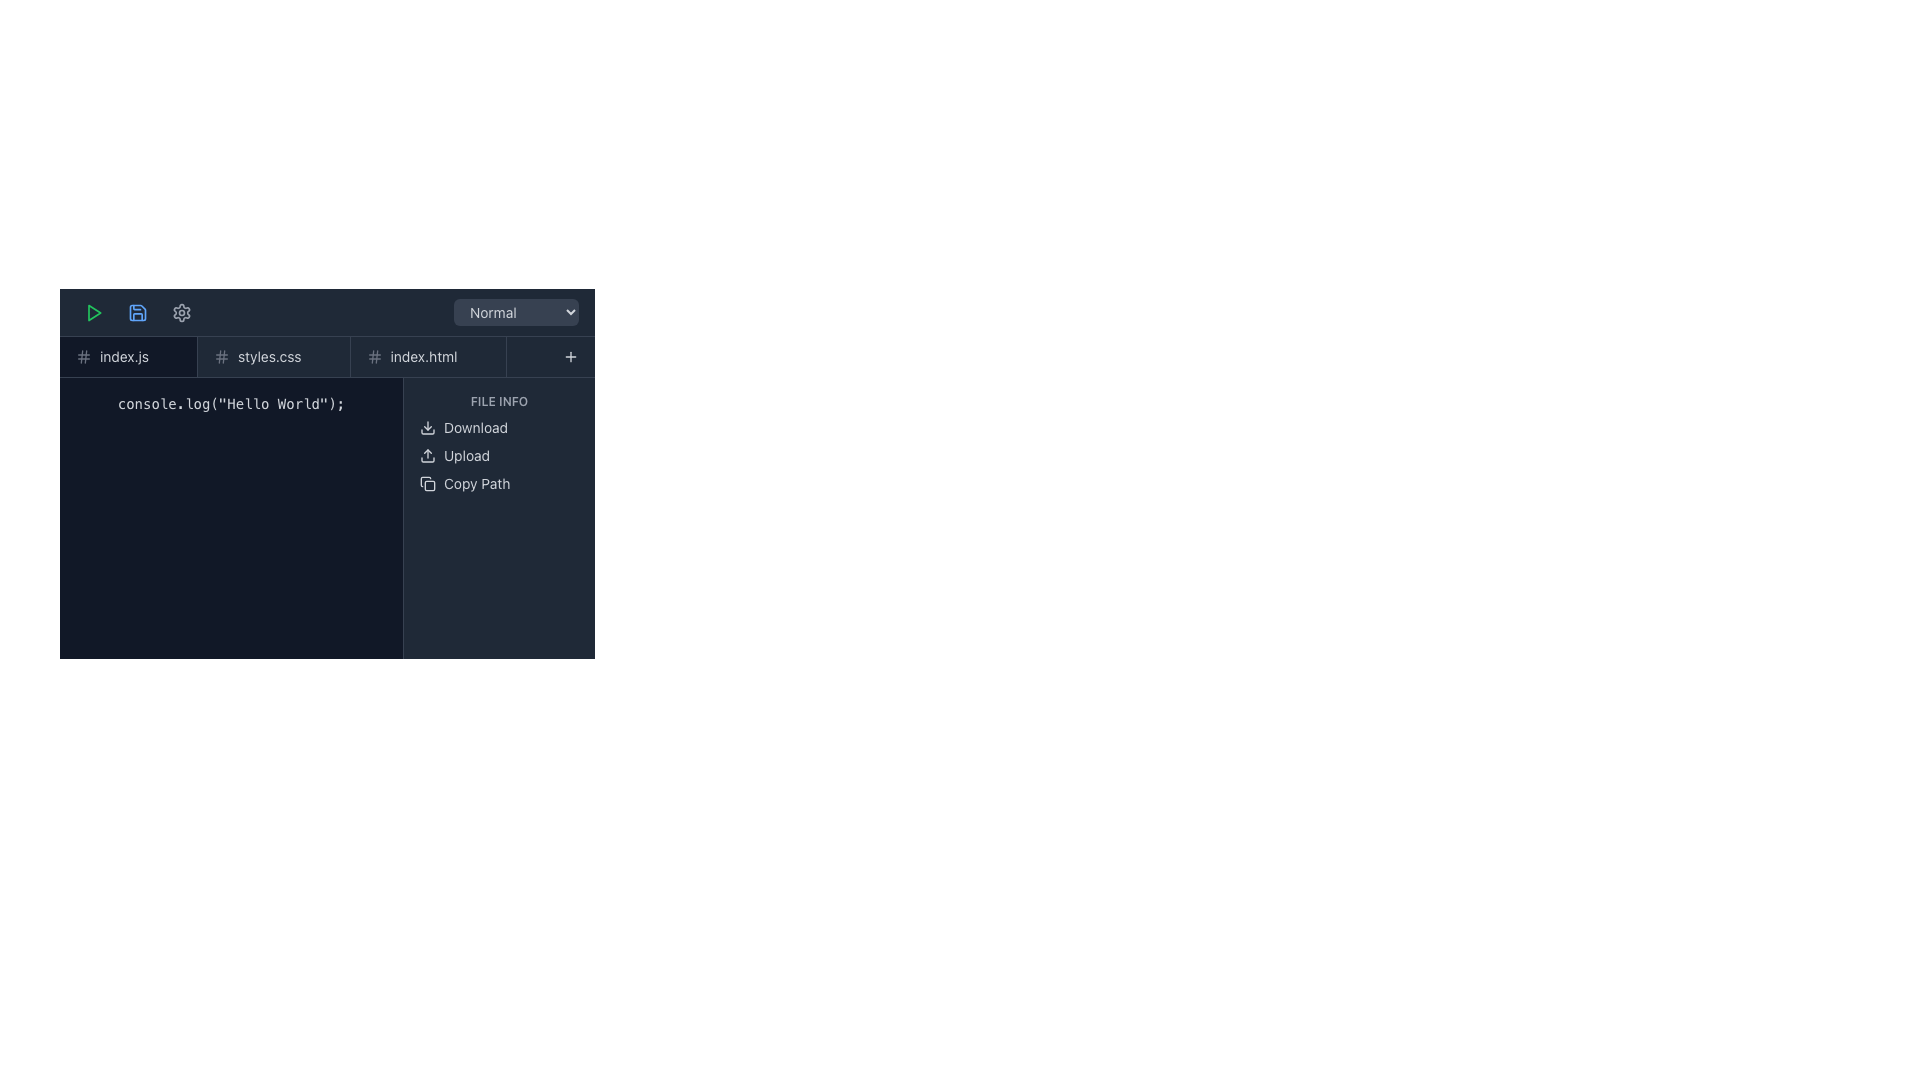 This screenshot has height=1080, width=1920. I want to click on the navigation tab for 'styles.css' located between 'index.js' and 'index.html', so click(302, 356).